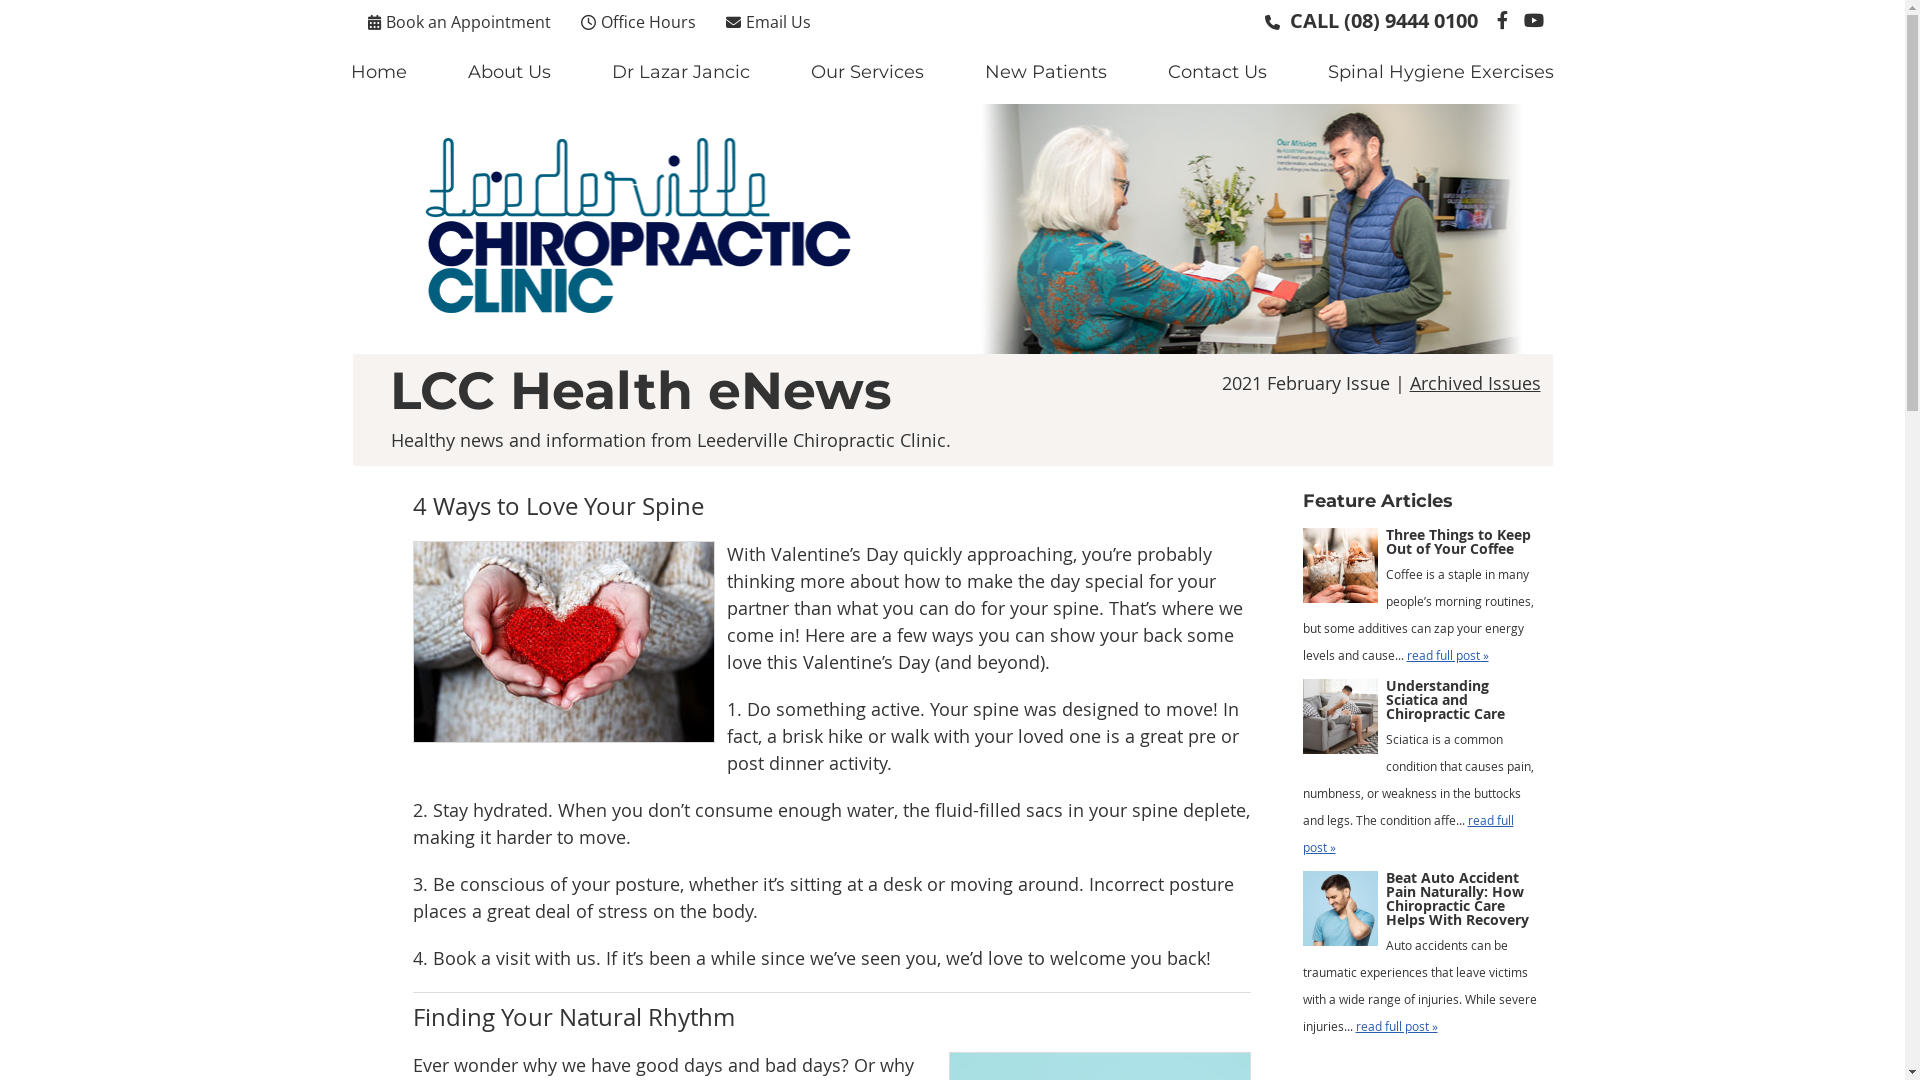  I want to click on 'New Patients', so click(1045, 71).